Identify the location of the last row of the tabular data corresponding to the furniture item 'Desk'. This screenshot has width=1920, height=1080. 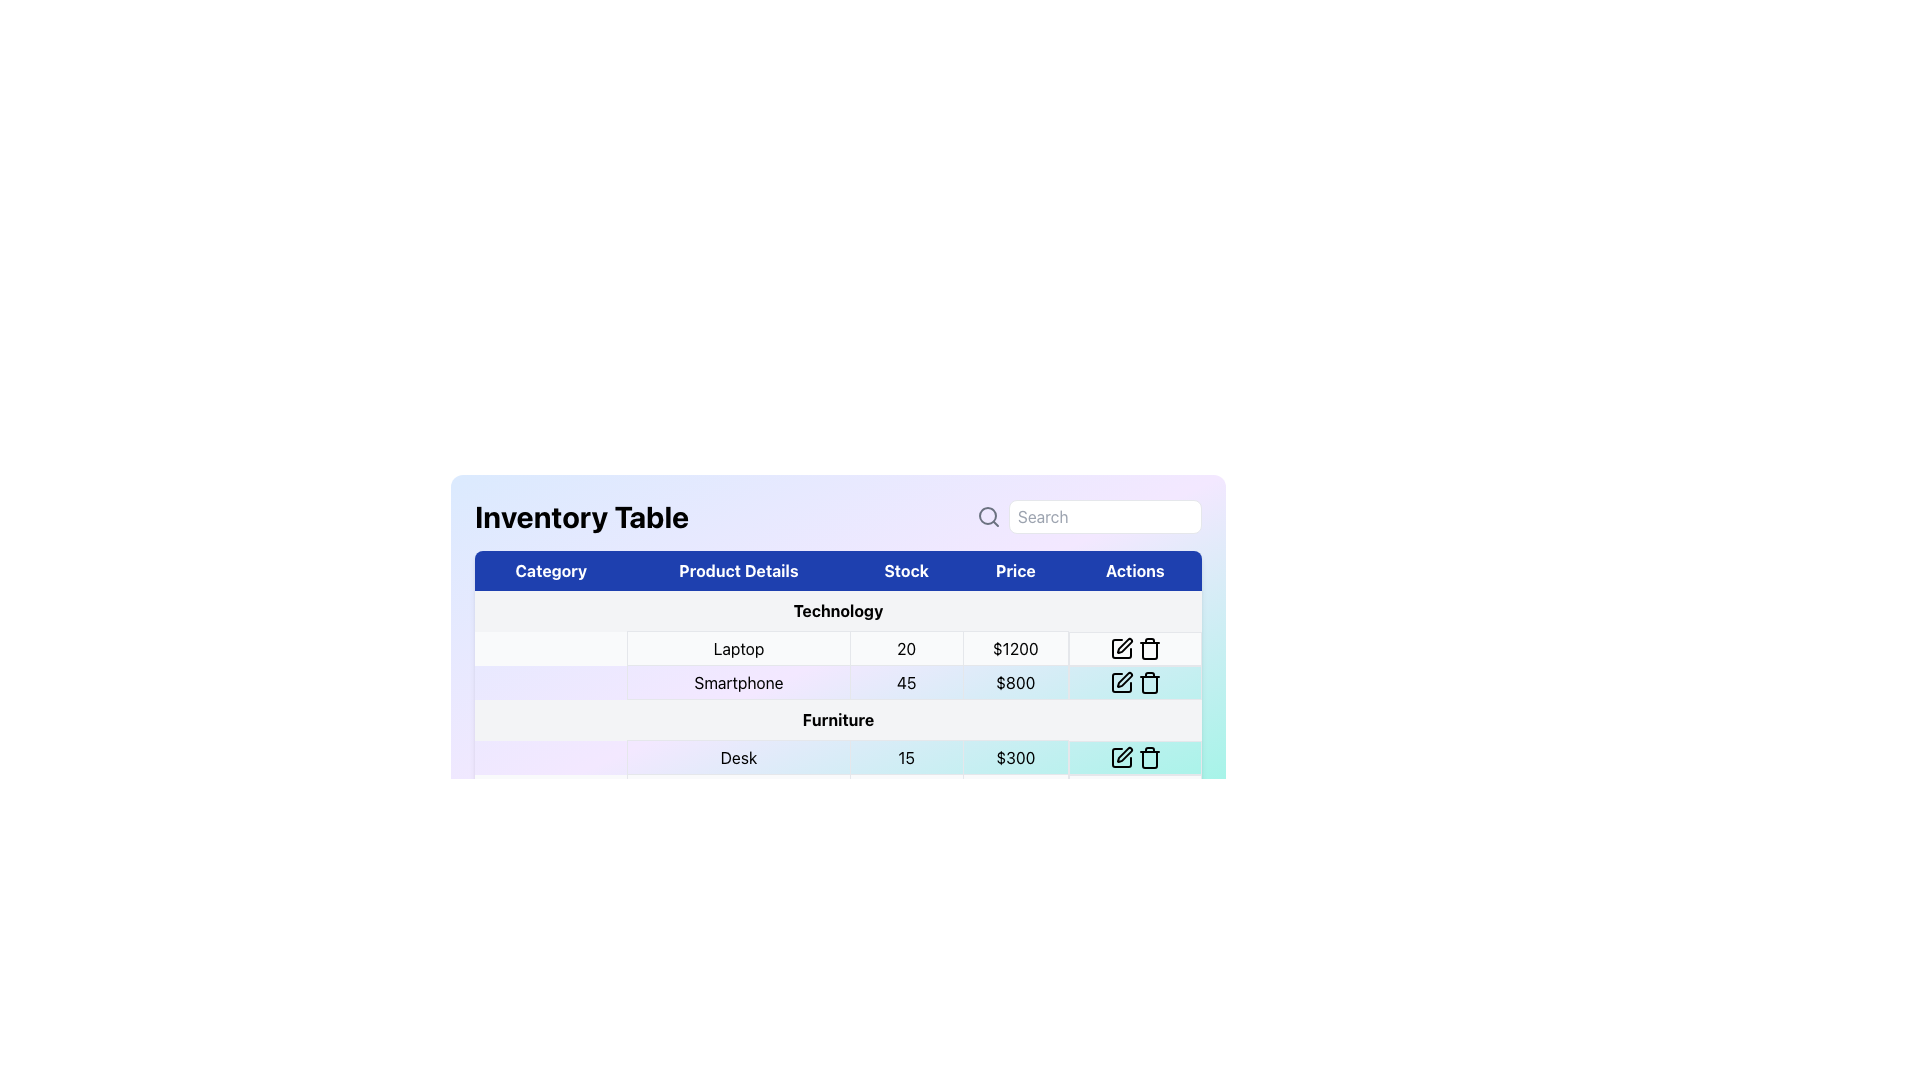
(838, 757).